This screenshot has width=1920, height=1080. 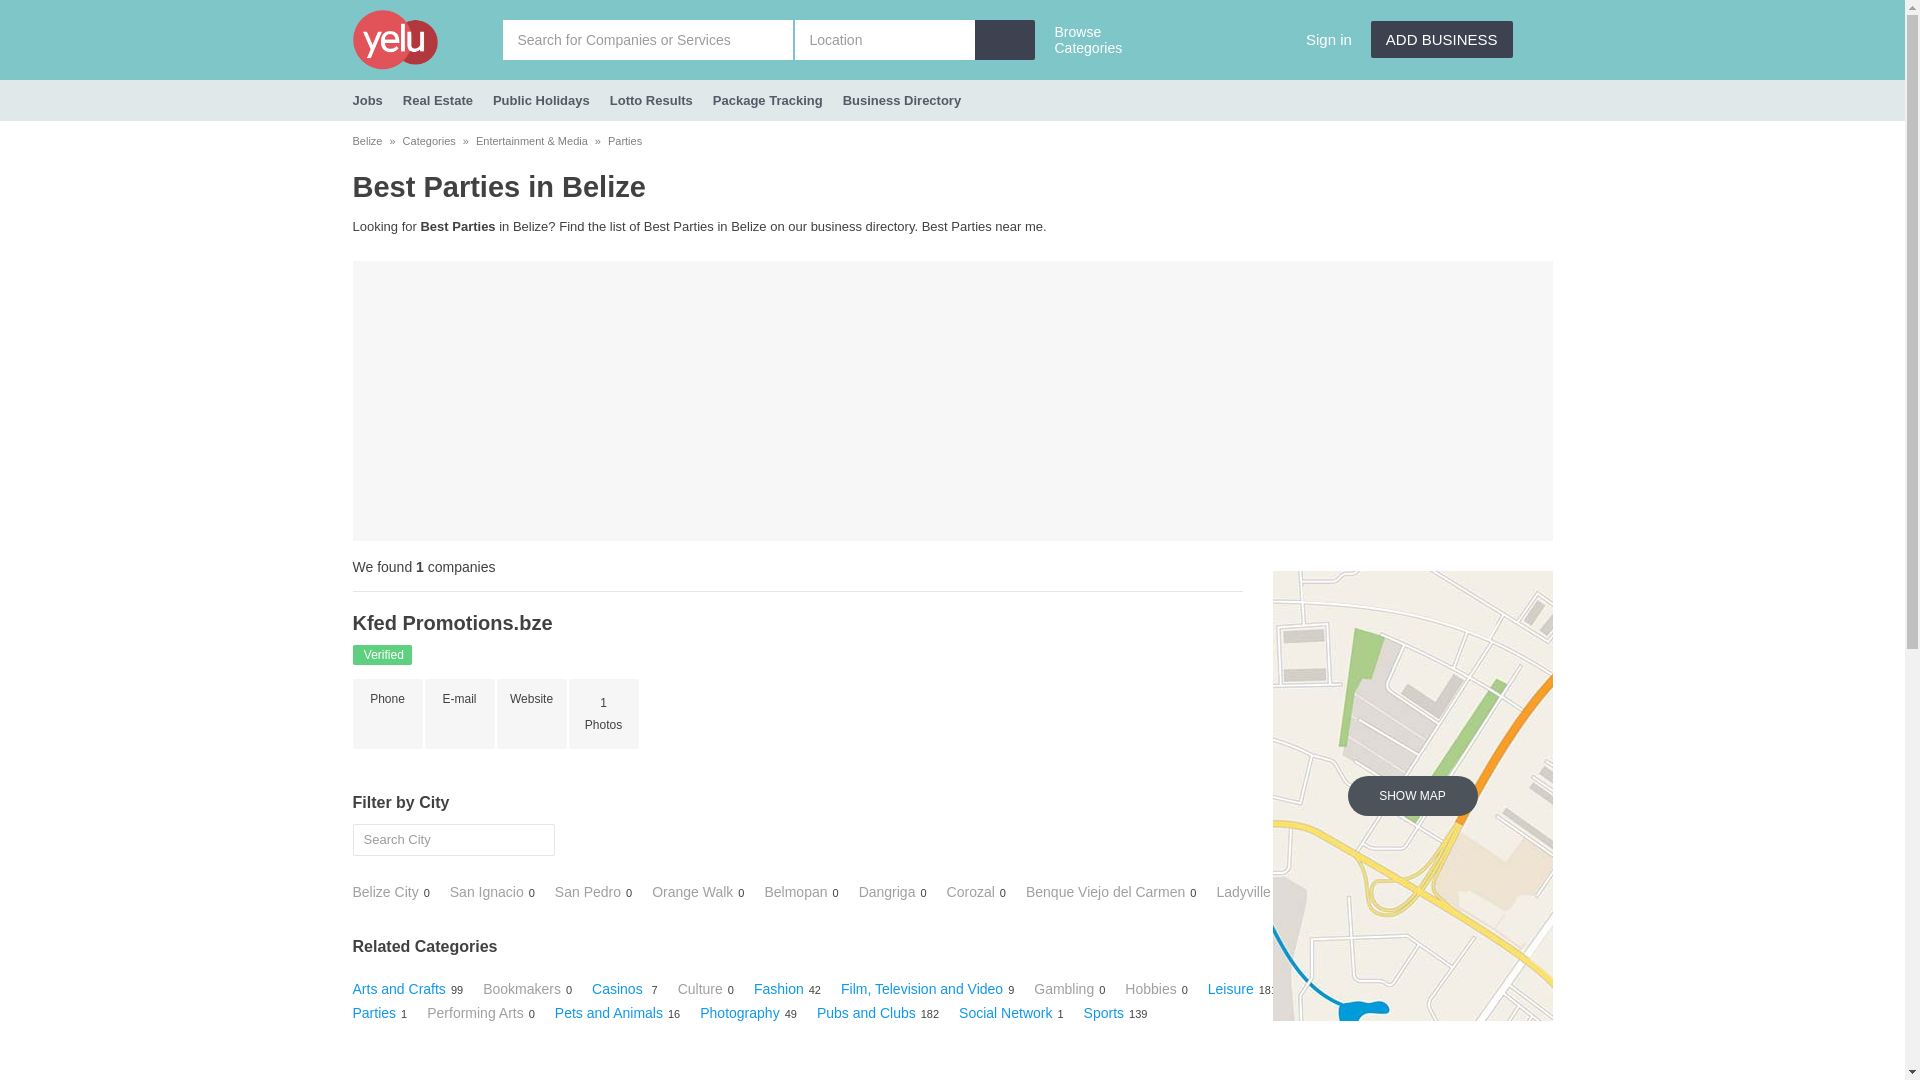 What do you see at coordinates (366, 140) in the screenshot?
I see `'Belize'` at bounding box center [366, 140].